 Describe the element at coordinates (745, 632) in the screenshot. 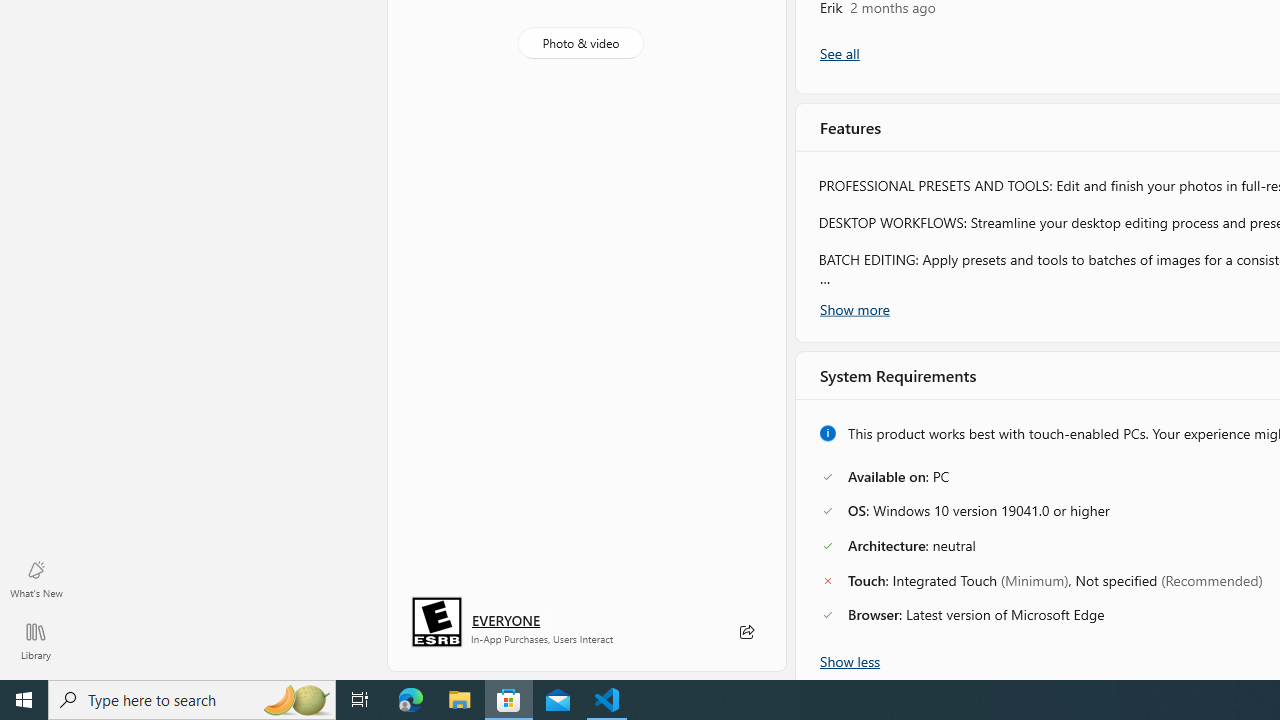

I see `'Share'` at that location.